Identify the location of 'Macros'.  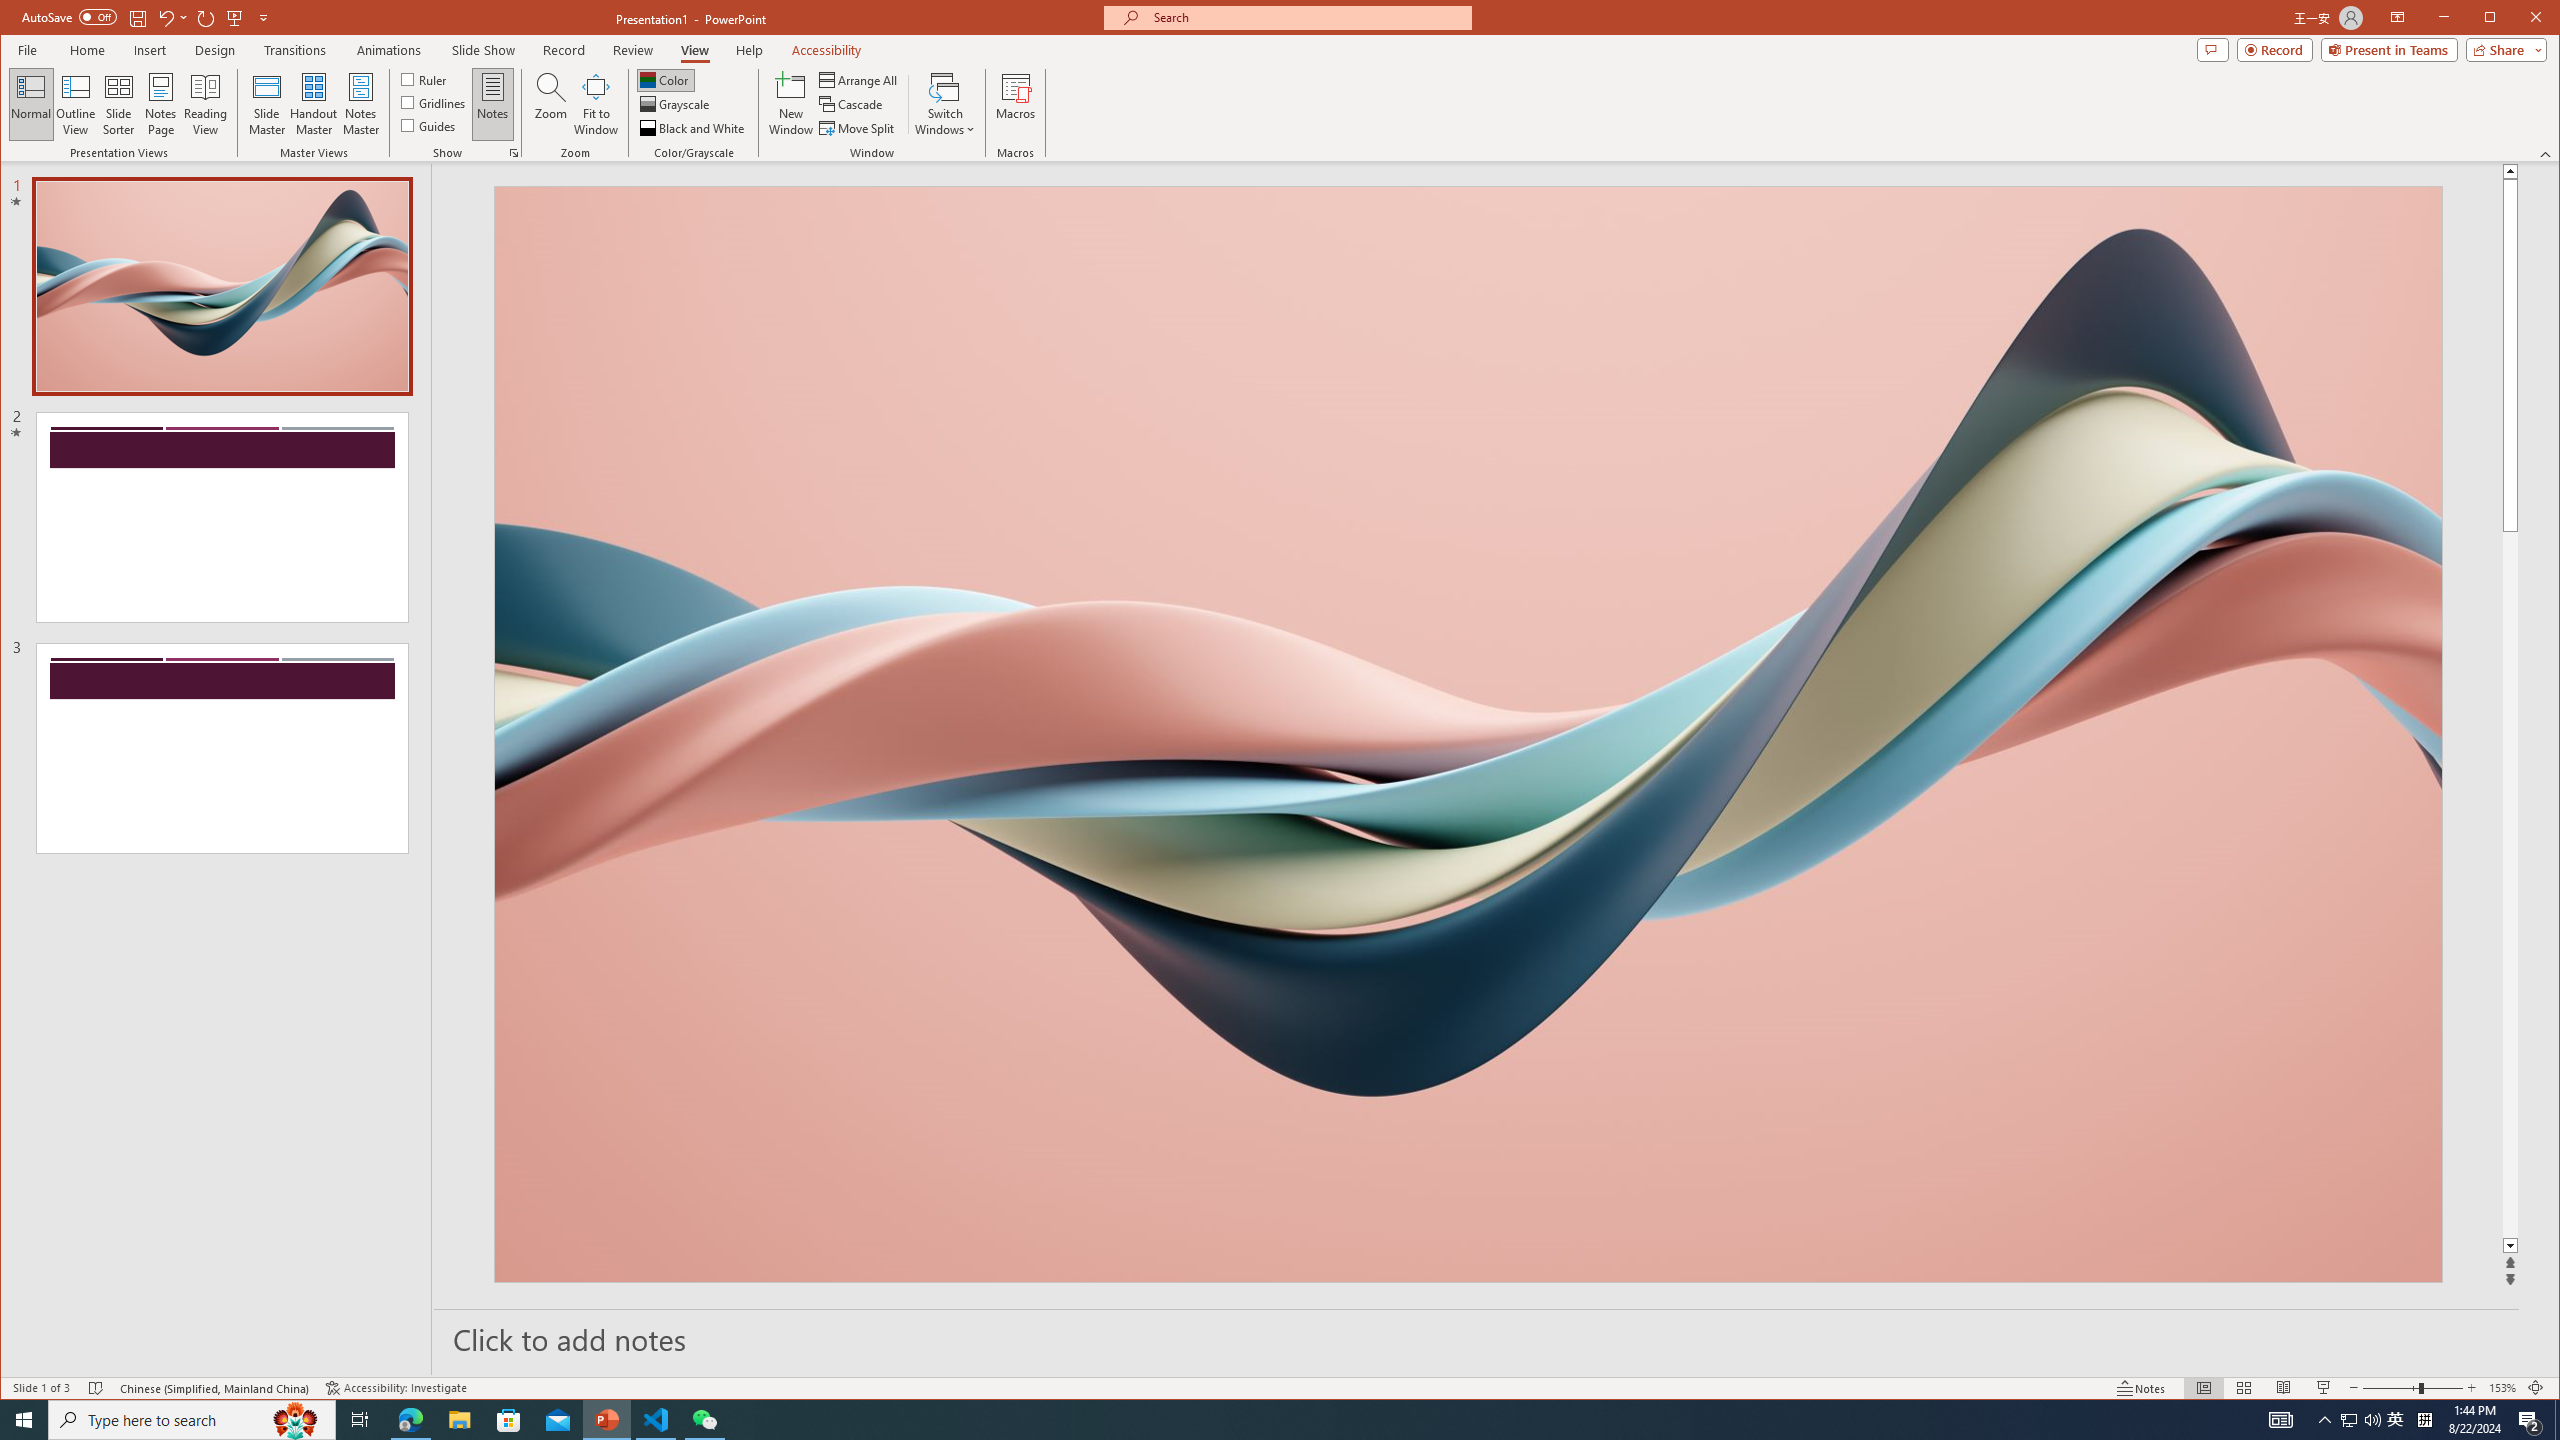
(1015, 103).